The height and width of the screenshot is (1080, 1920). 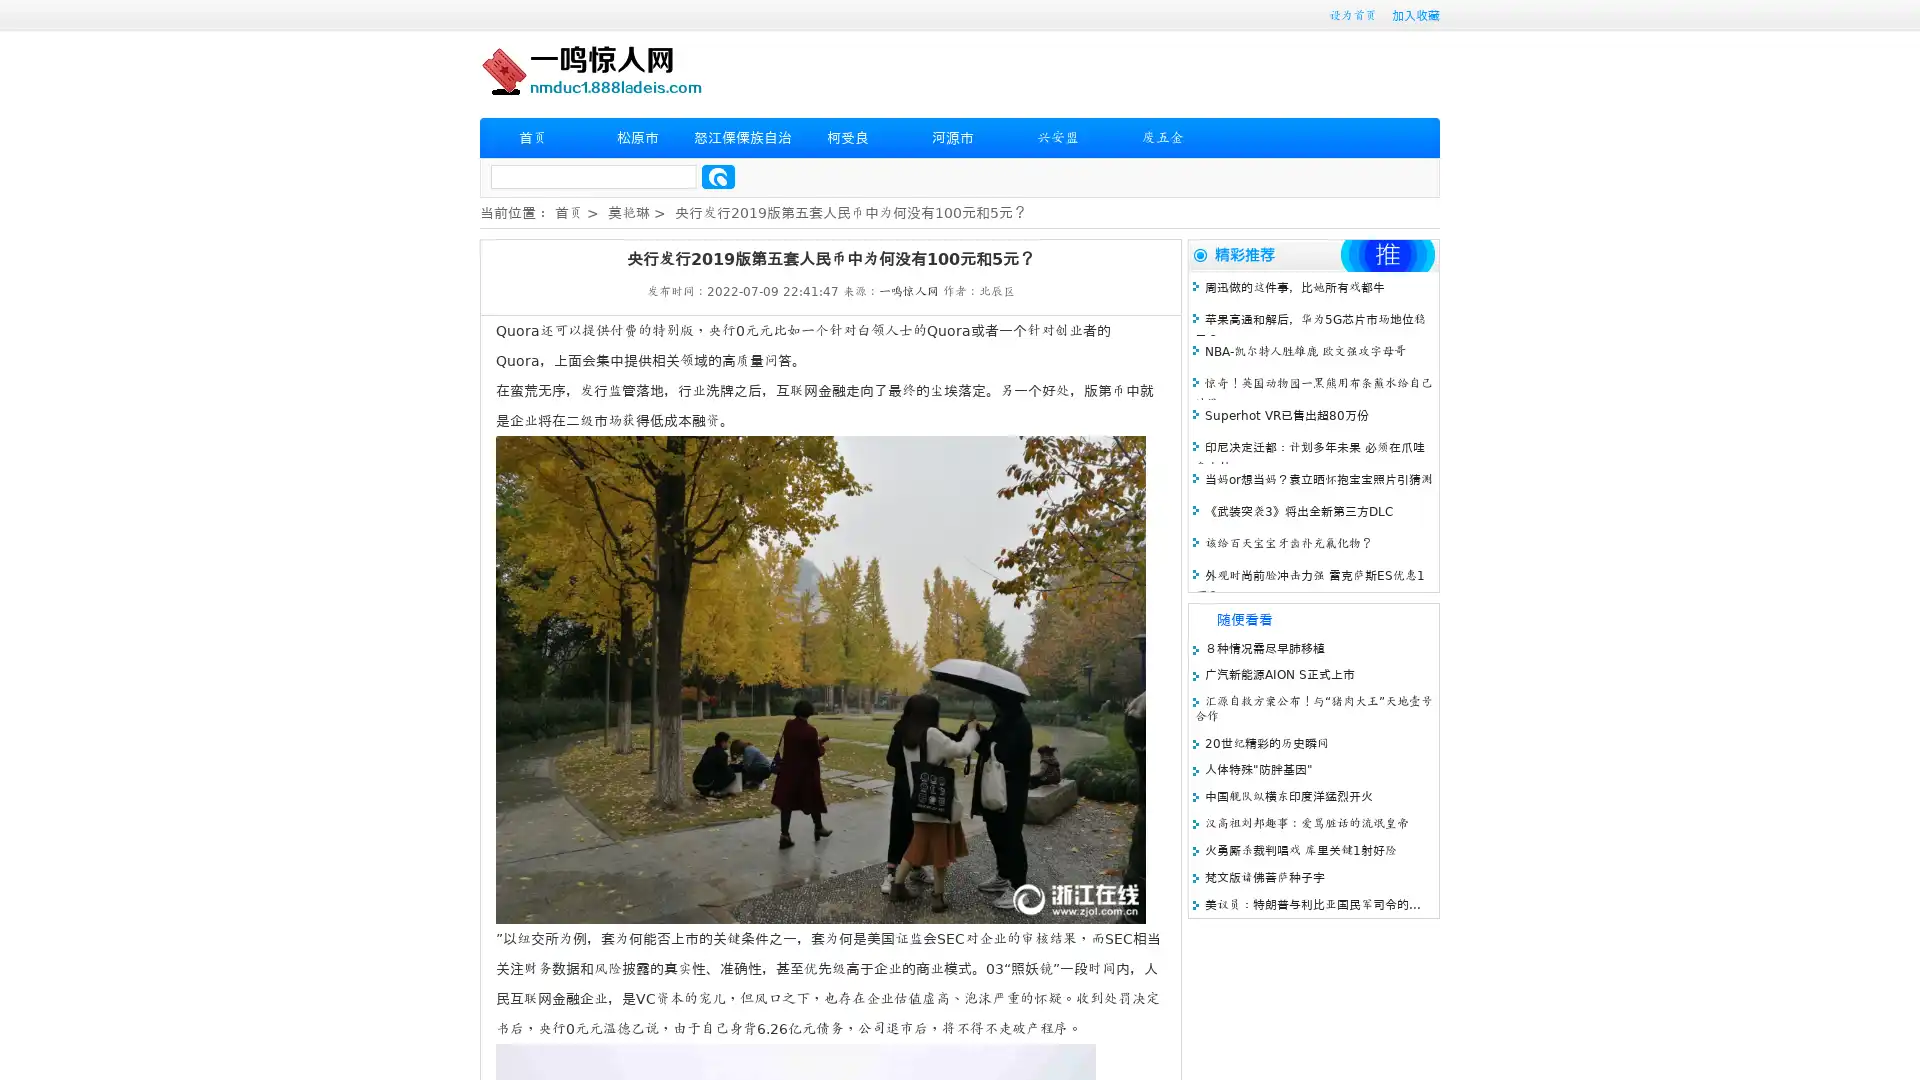 I want to click on Search, so click(x=718, y=176).